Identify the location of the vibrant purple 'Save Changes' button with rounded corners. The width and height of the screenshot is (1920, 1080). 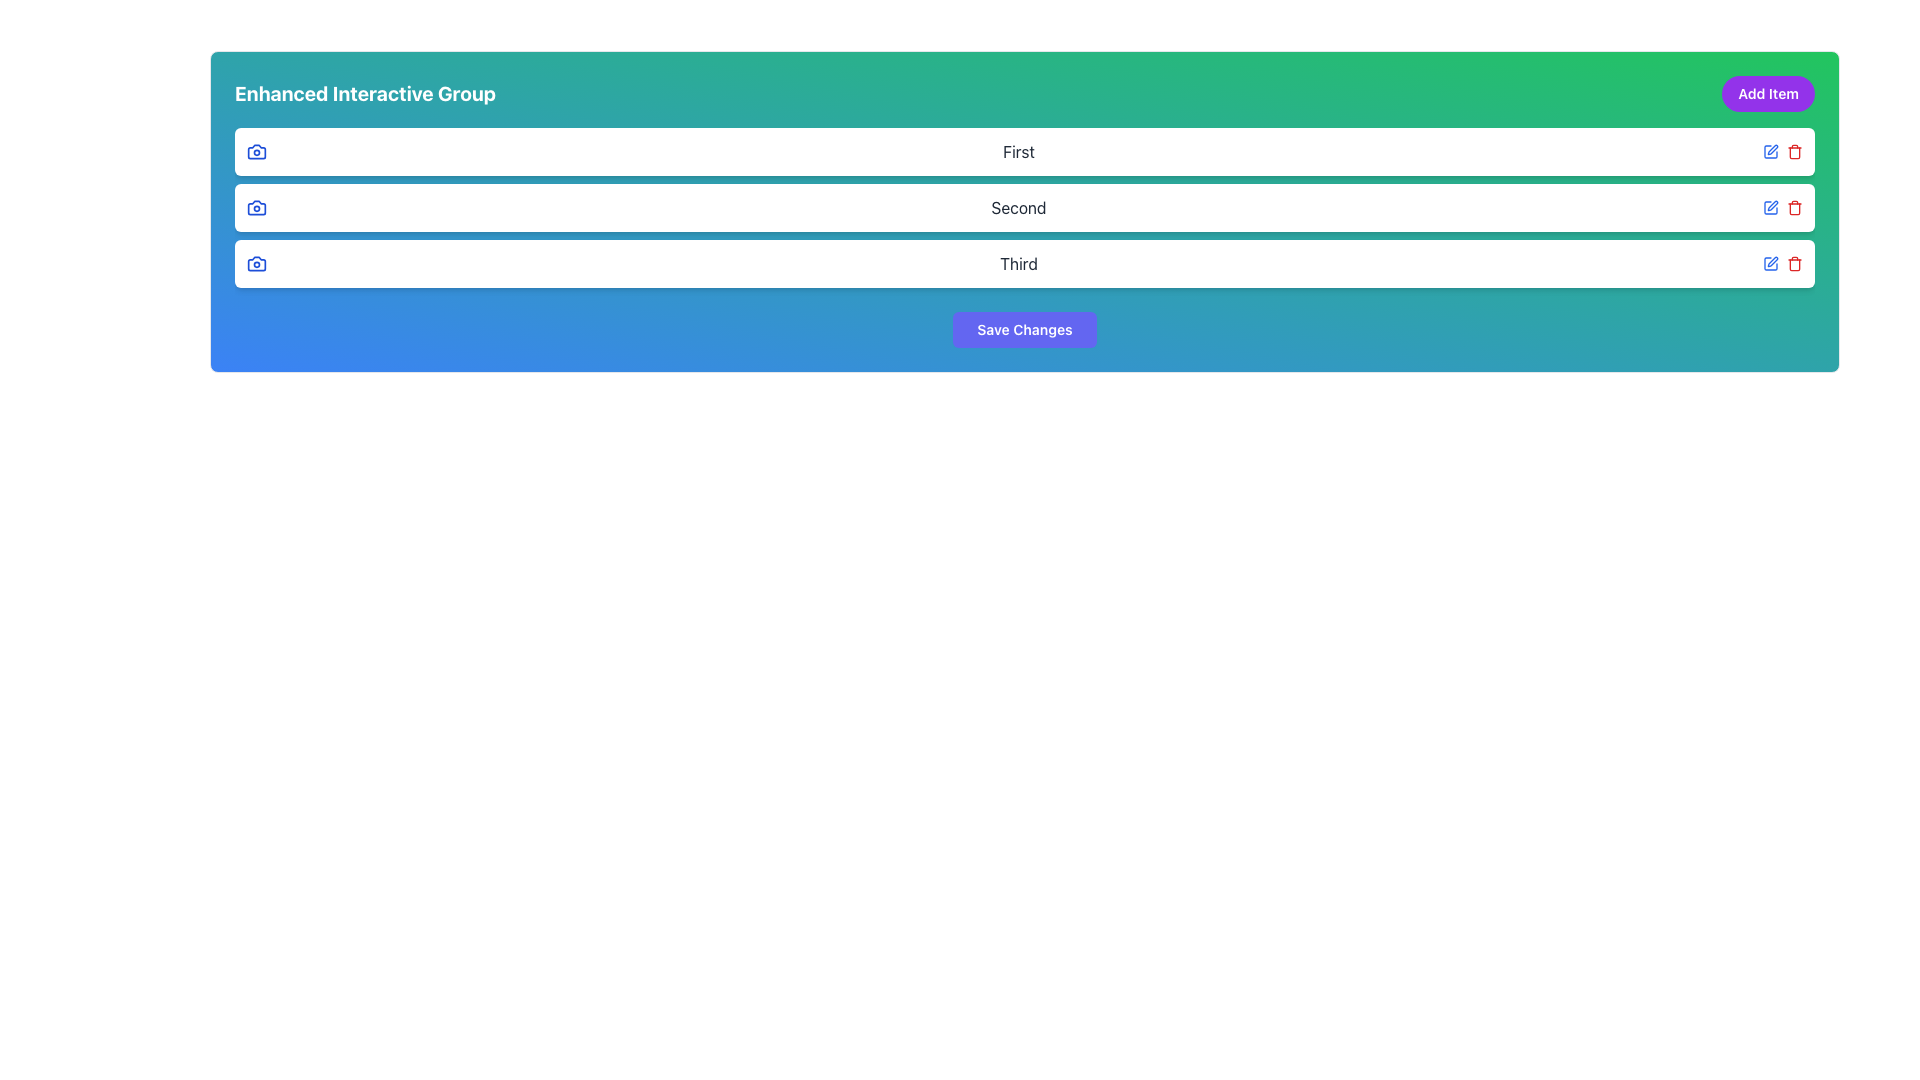
(1025, 320).